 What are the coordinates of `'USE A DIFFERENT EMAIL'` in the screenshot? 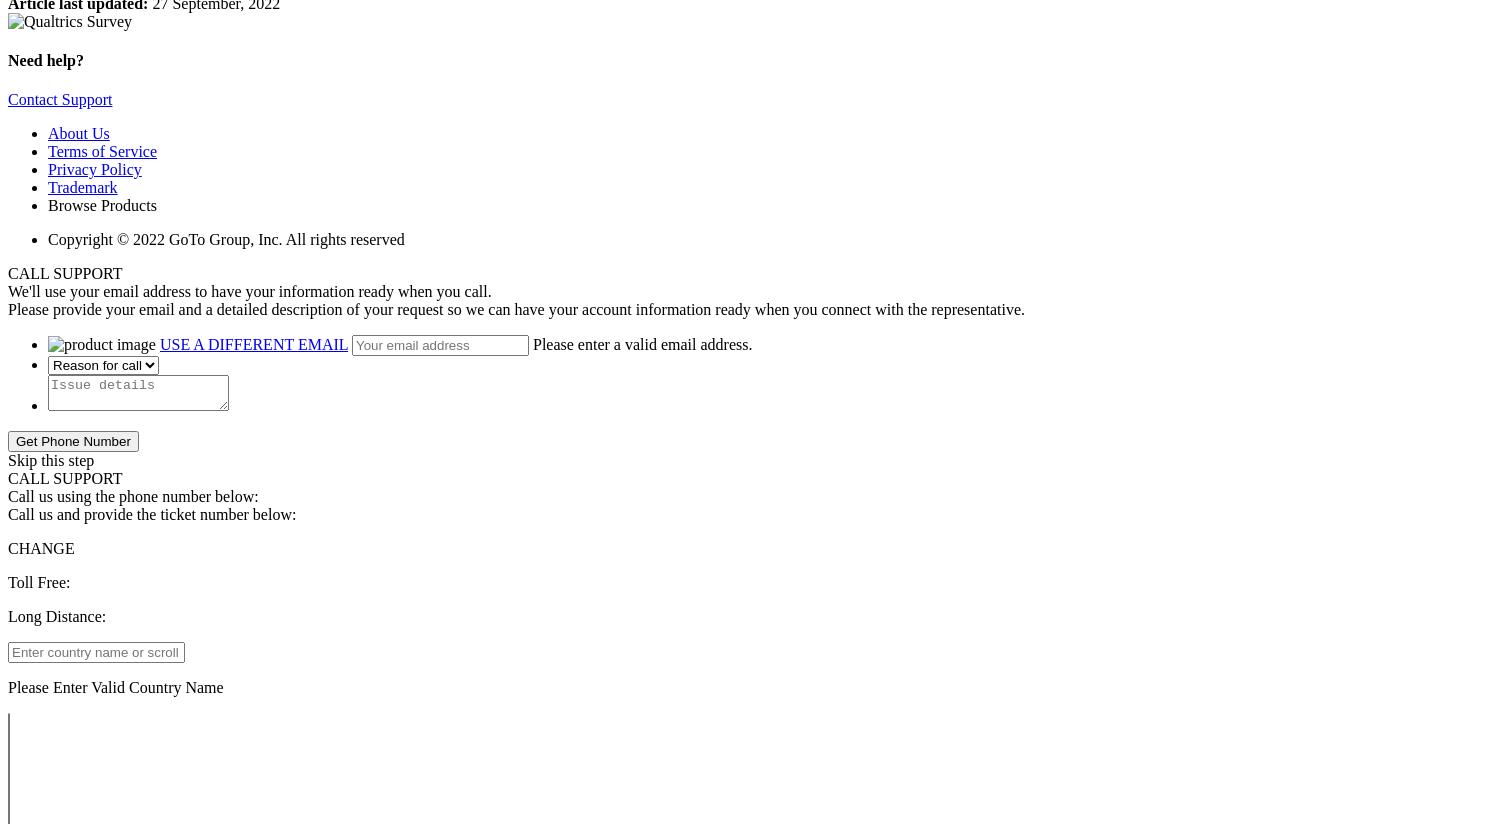 It's located at (253, 343).